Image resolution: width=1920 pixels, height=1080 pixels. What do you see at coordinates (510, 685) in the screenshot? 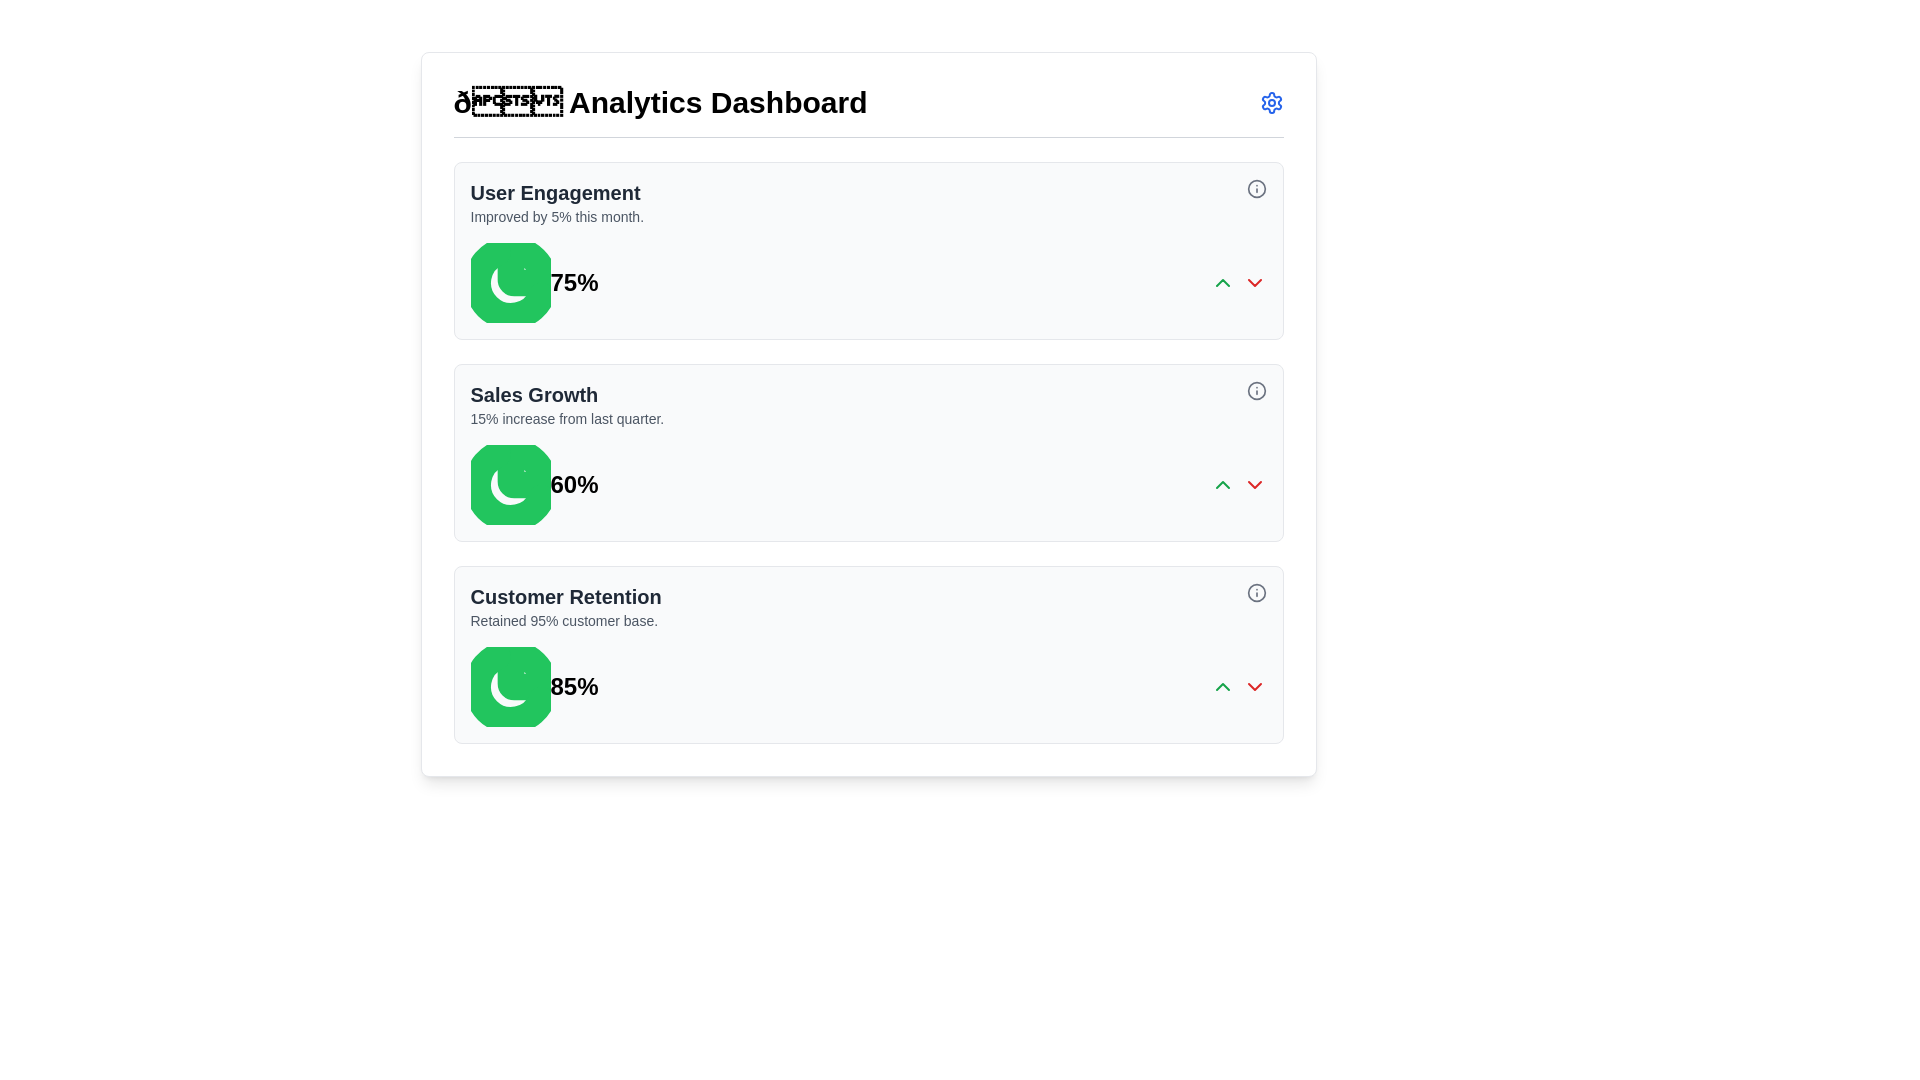
I see `the position of the icon located in the third section of the dashboard under 'Customer Retention', which is situated to the left of the text '85%'` at bounding box center [510, 685].